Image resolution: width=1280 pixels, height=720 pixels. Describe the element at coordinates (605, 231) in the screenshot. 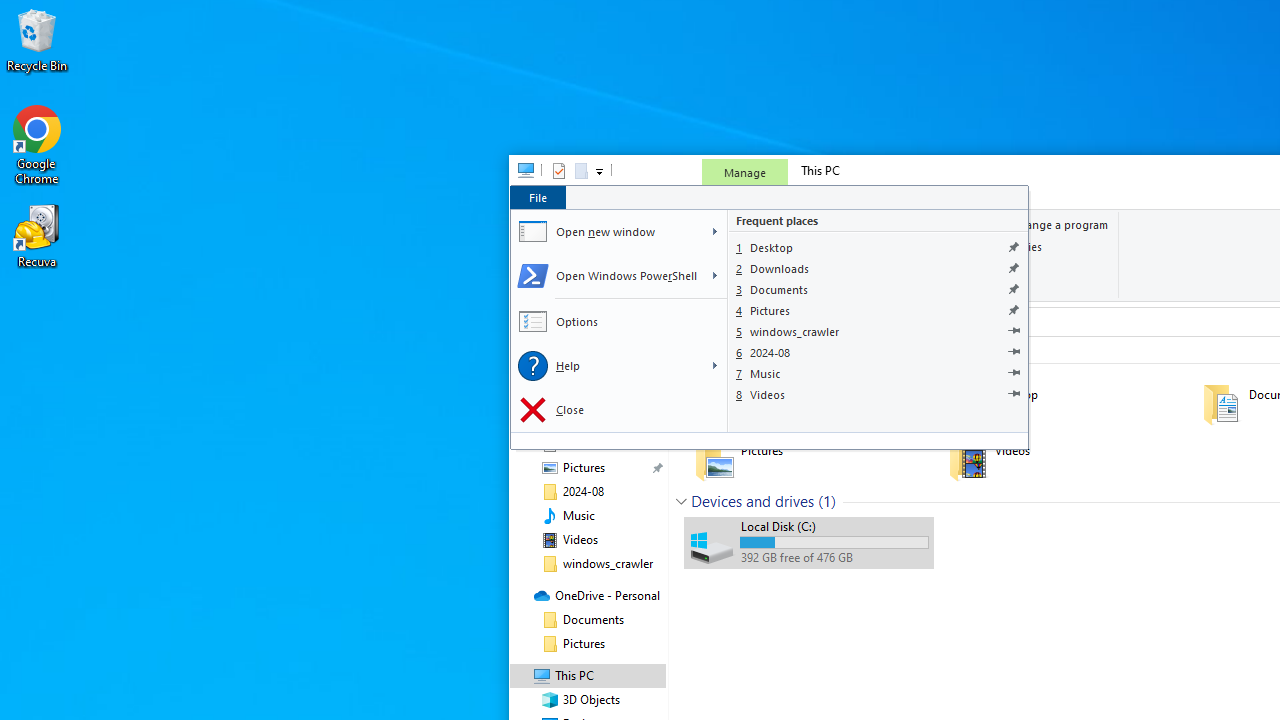

I see `'Open new window'` at that location.